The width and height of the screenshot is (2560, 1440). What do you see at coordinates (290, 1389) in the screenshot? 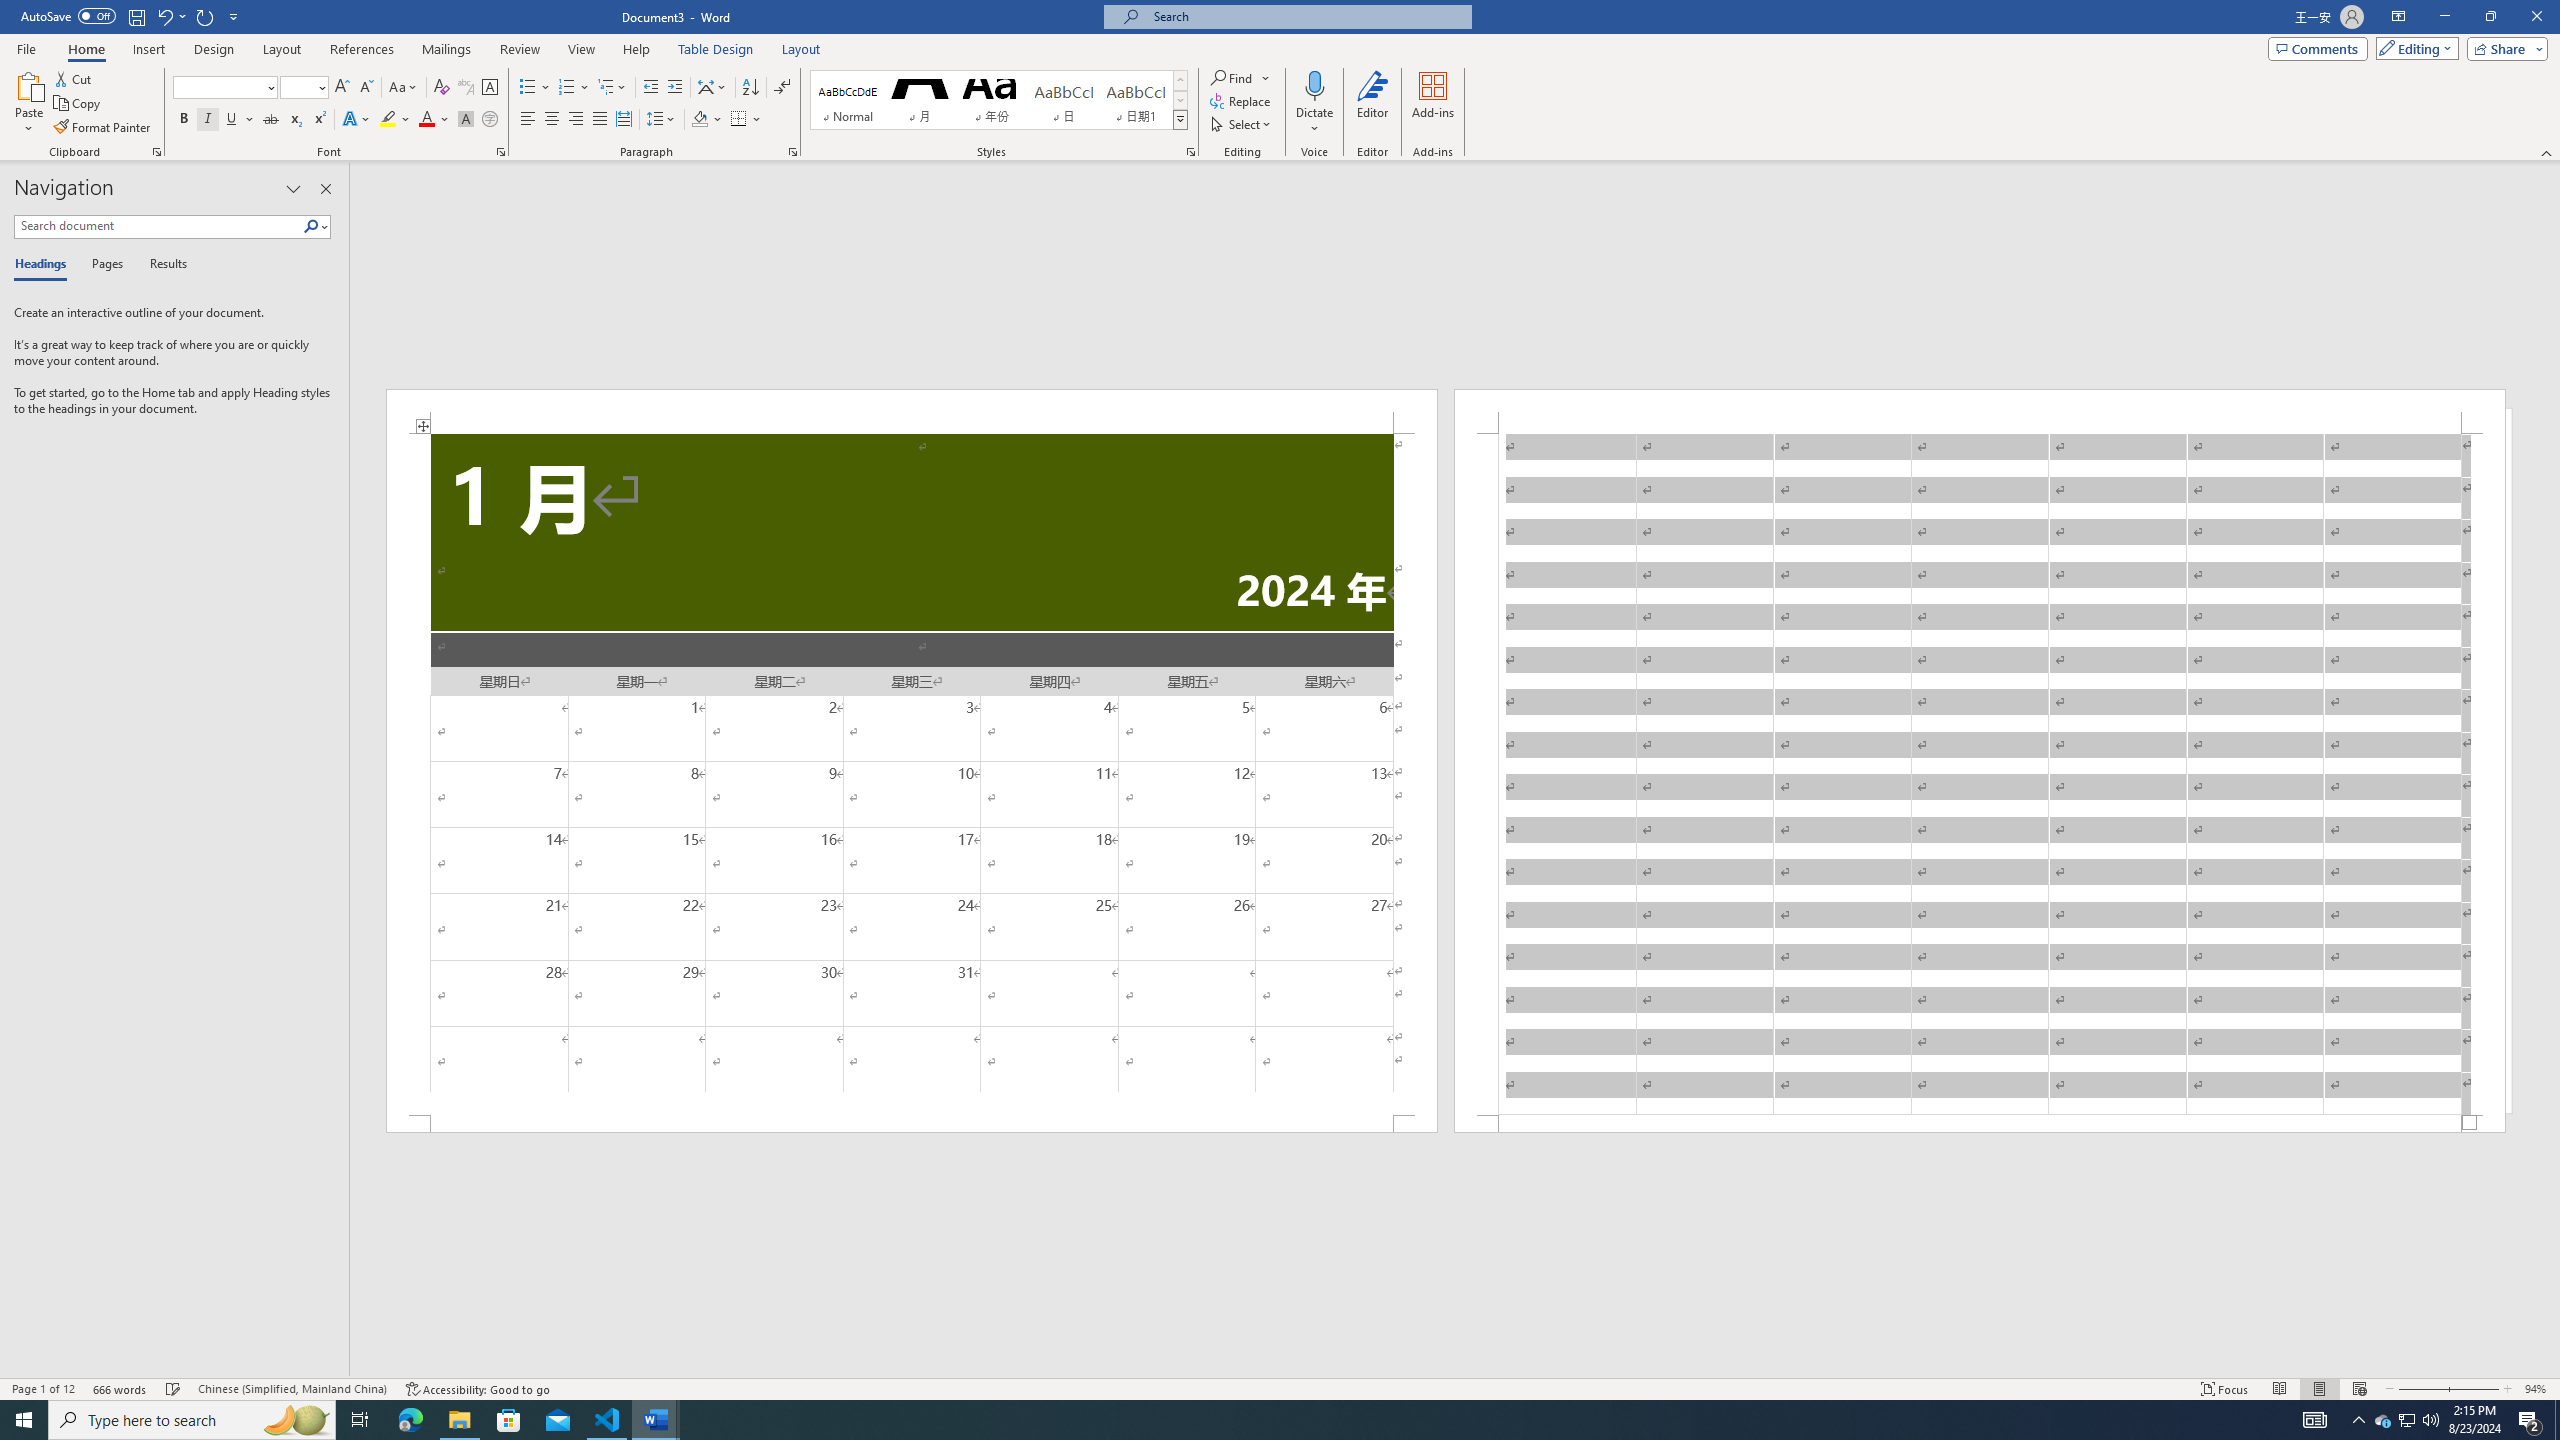
I see `'Language Chinese (Simplified, Mainland China)'` at bounding box center [290, 1389].